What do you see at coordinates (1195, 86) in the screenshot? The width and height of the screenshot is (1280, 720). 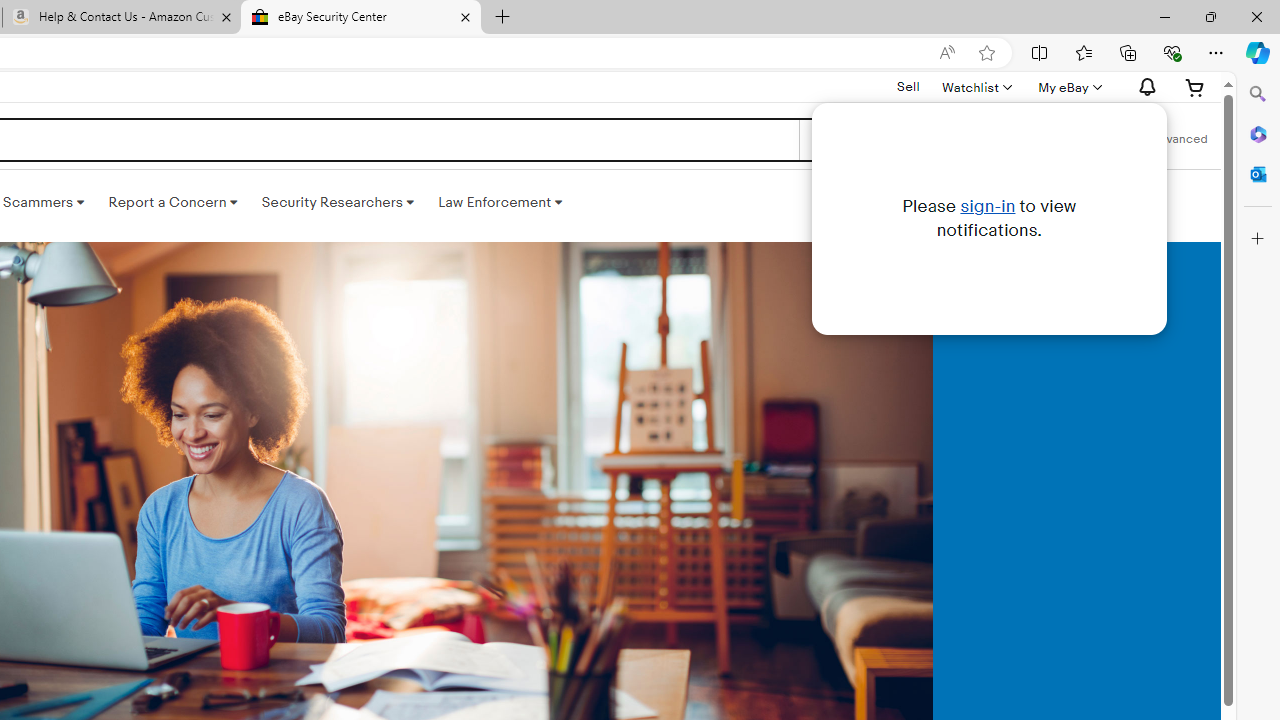 I see `'Expand Cart'` at bounding box center [1195, 86].